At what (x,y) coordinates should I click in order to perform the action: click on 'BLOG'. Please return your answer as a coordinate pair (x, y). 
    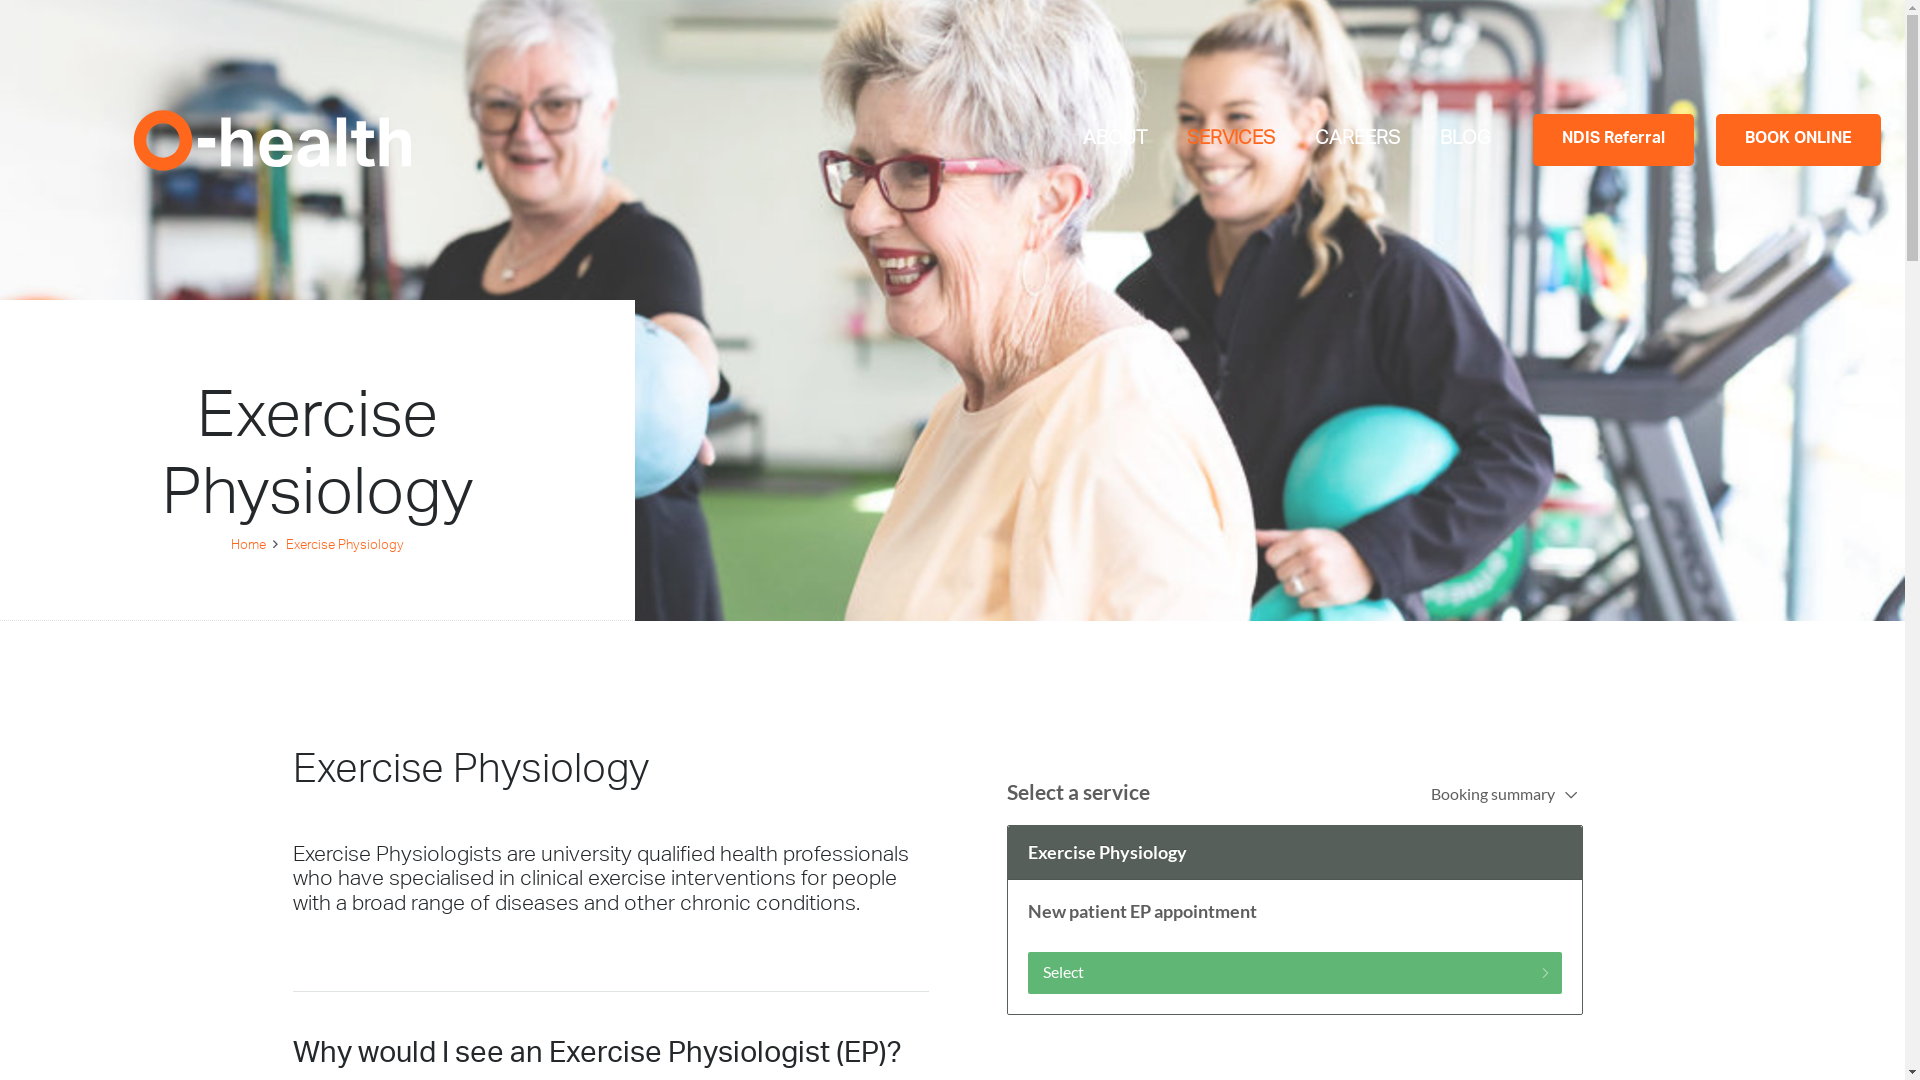
    Looking at the image, I should click on (1465, 138).